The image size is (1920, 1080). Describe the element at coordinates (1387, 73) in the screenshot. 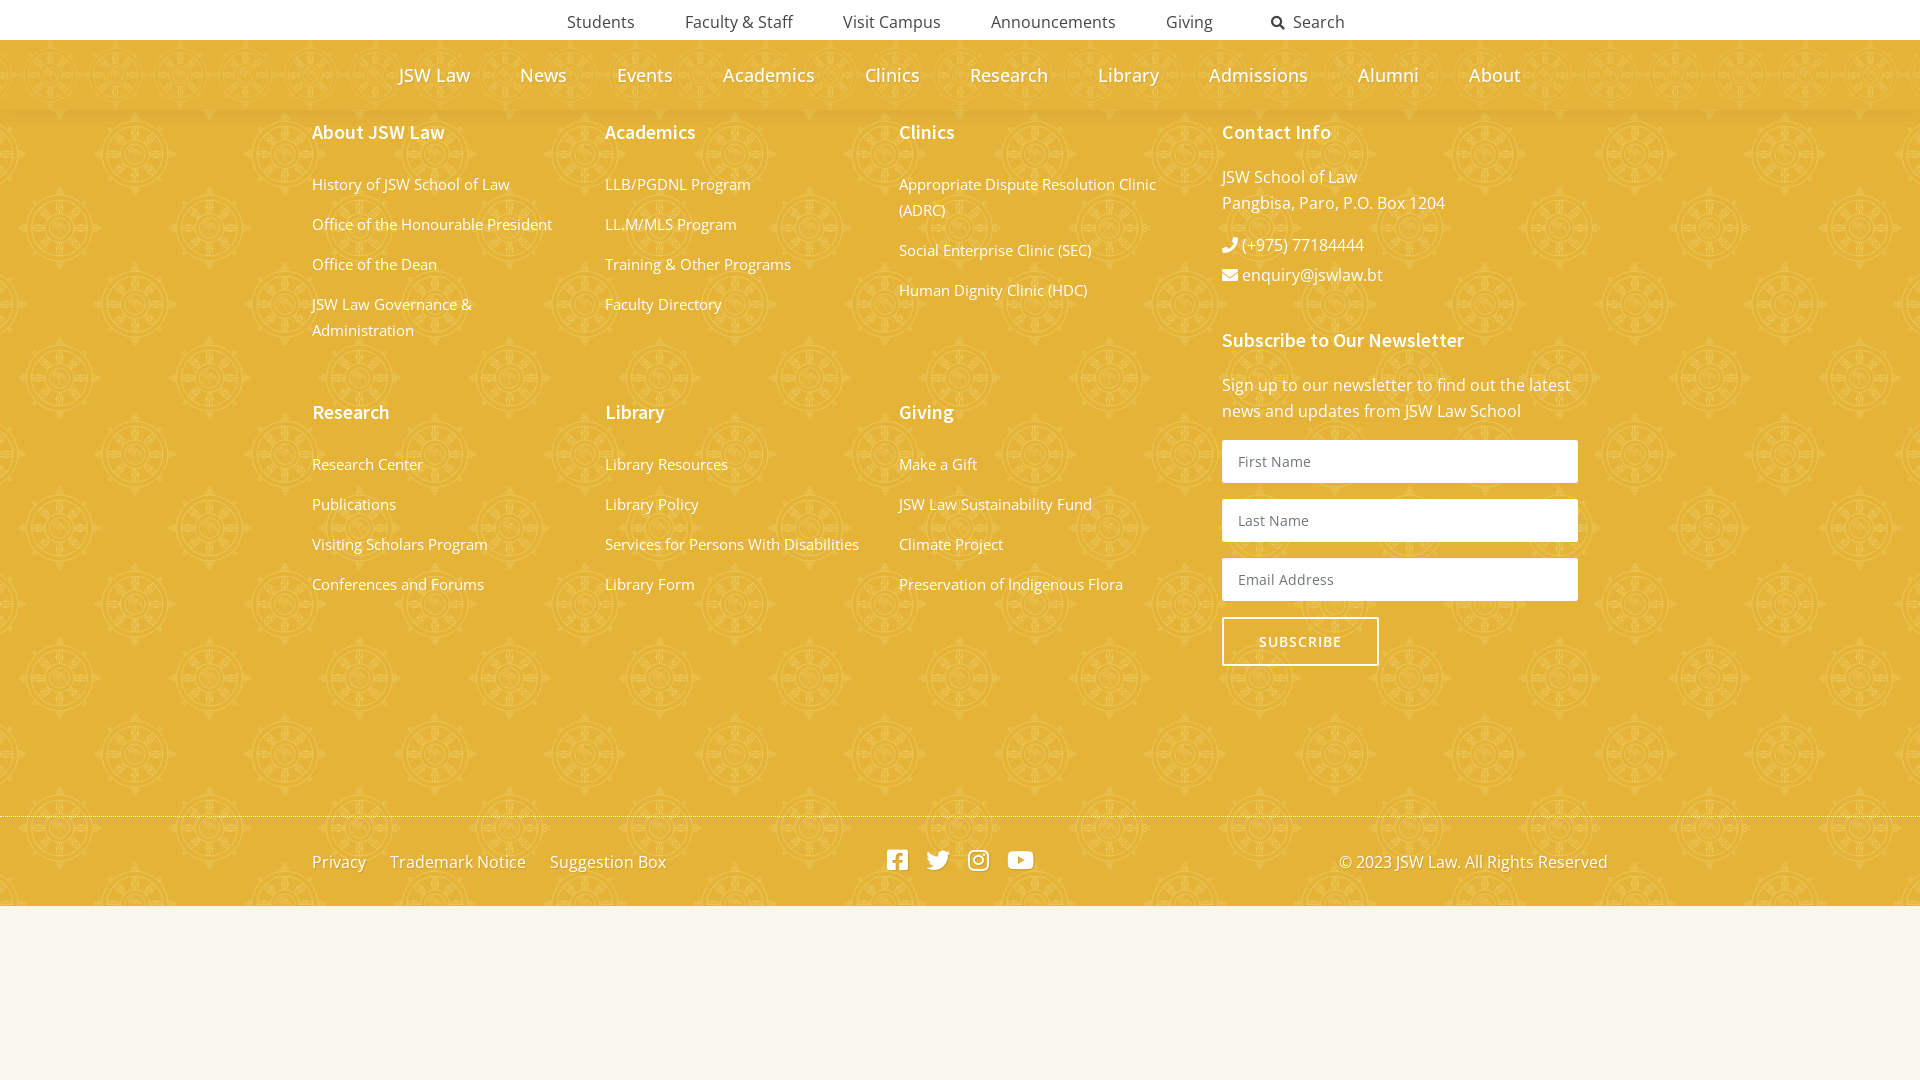

I see `'Alumni'` at that location.